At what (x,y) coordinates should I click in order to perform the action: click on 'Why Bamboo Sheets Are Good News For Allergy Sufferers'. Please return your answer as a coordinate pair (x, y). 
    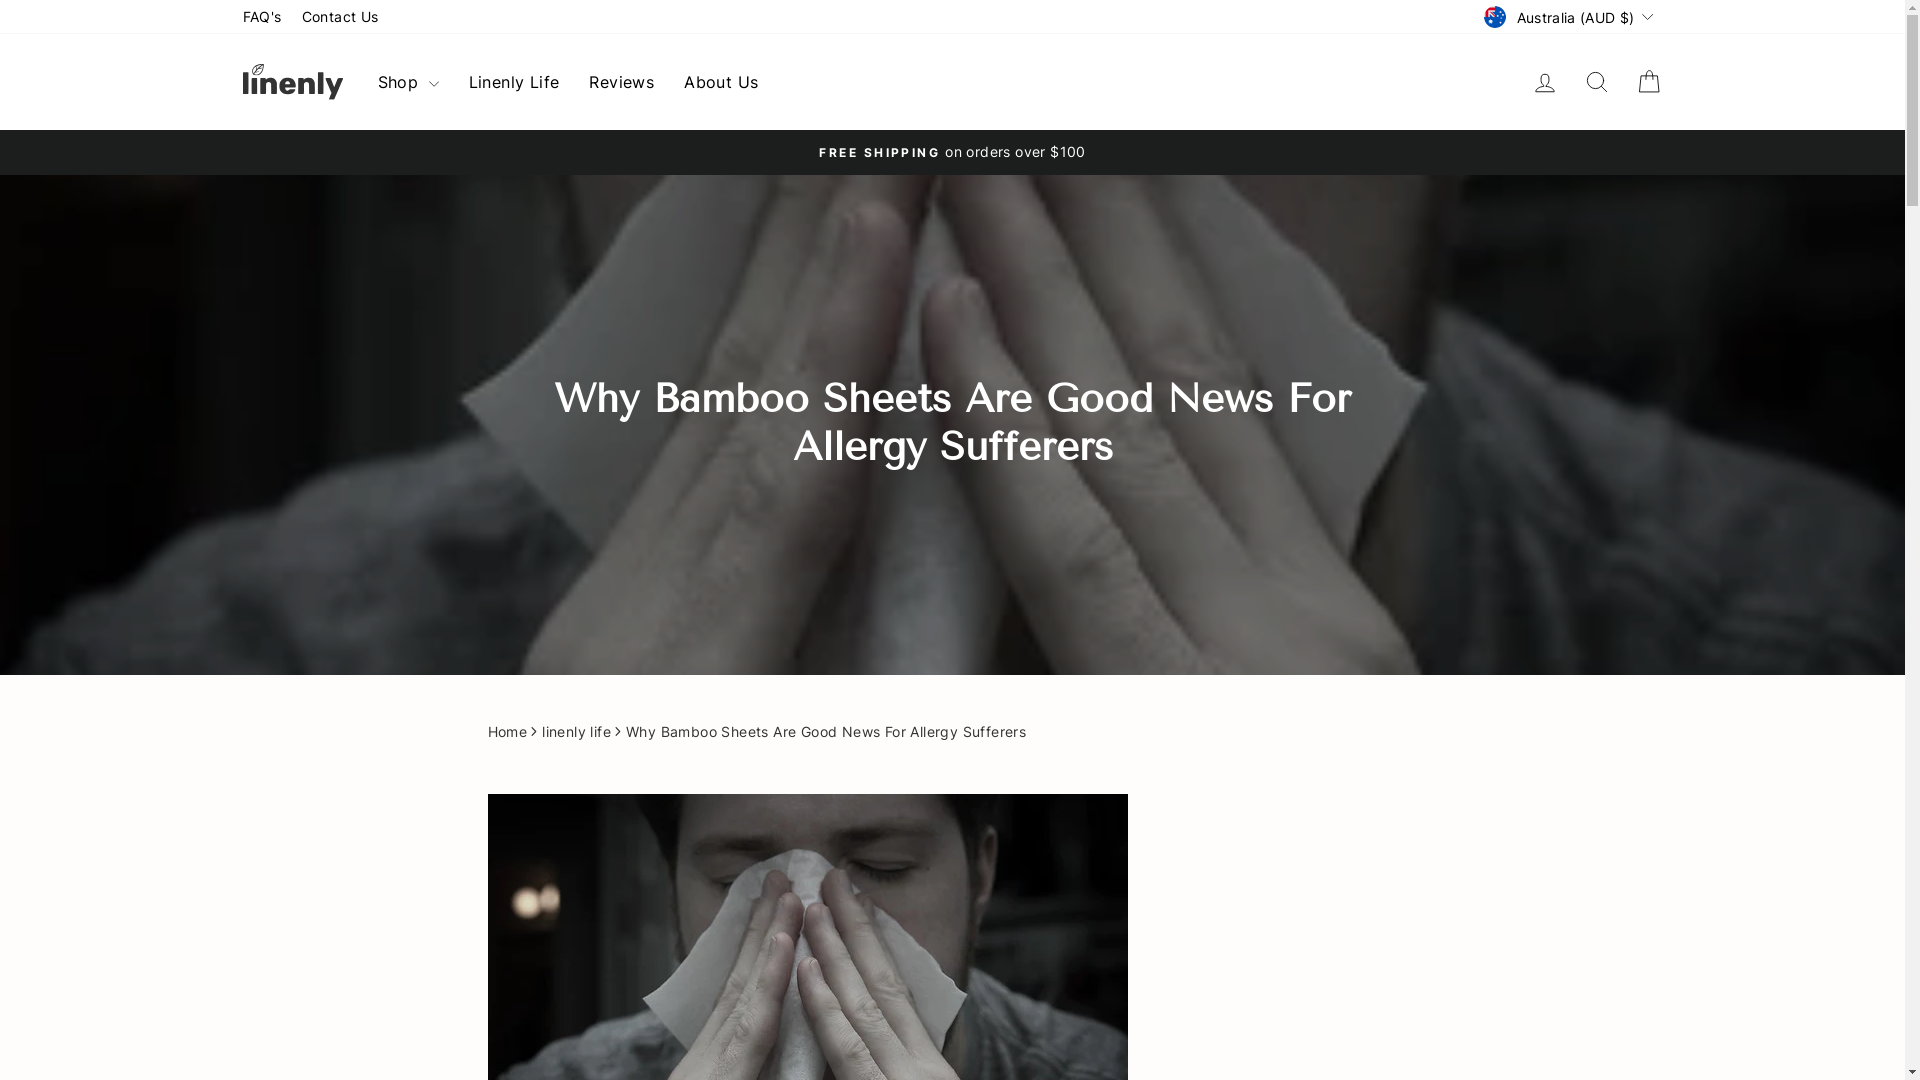
    Looking at the image, I should click on (825, 732).